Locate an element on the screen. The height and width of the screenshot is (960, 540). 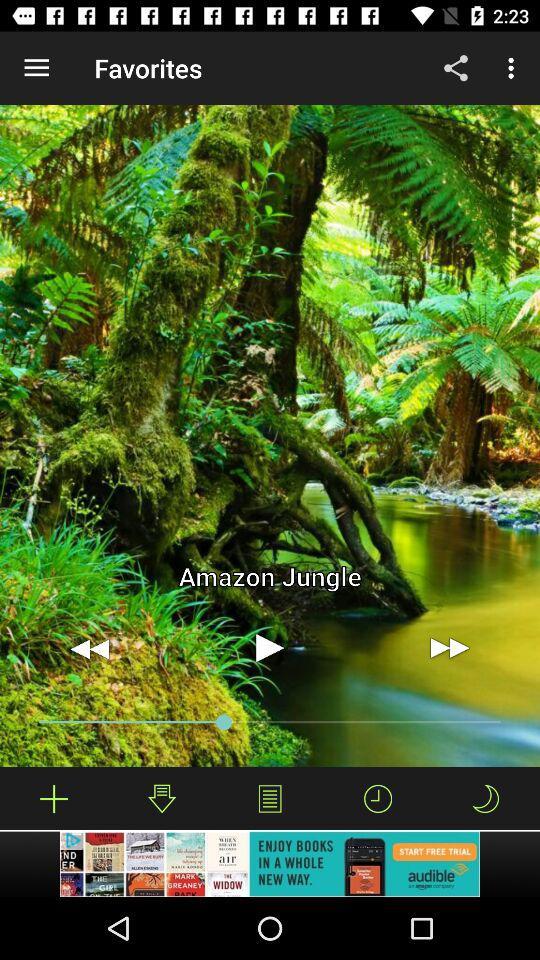
the item next to the favorites app is located at coordinates (36, 68).